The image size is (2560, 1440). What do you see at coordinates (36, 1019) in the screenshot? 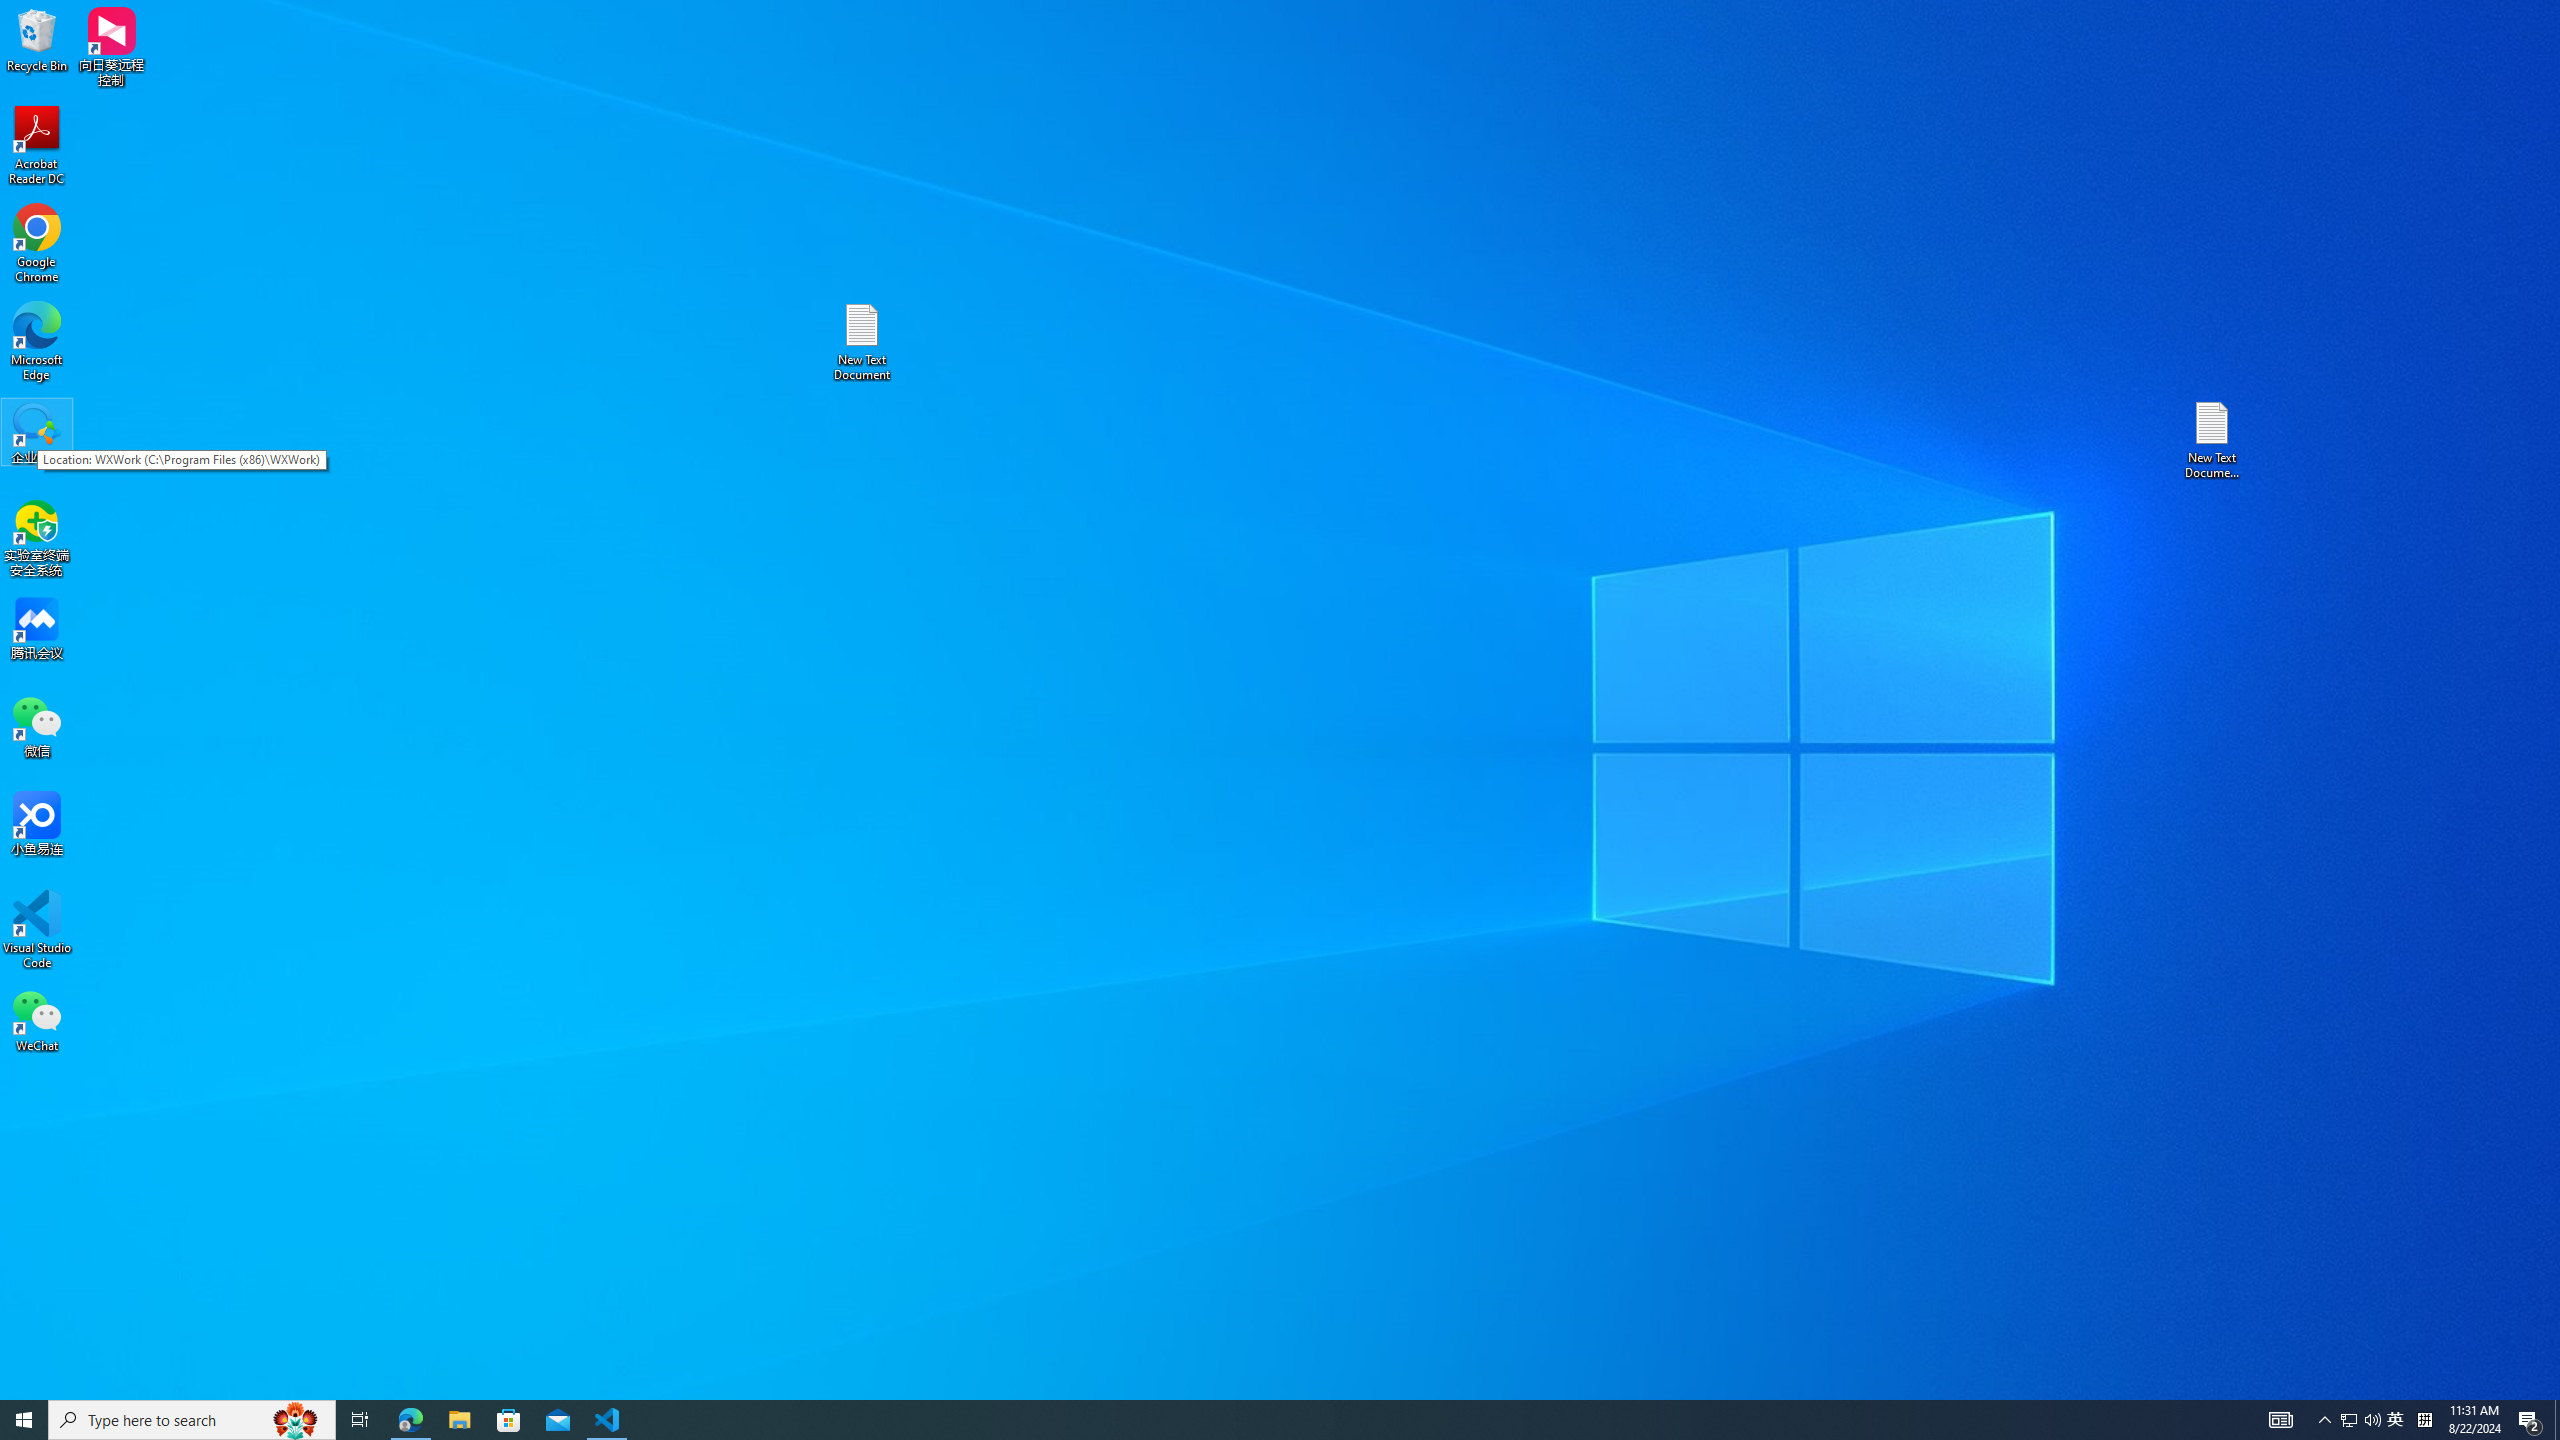
I see `'WeChat'` at bounding box center [36, 1019].